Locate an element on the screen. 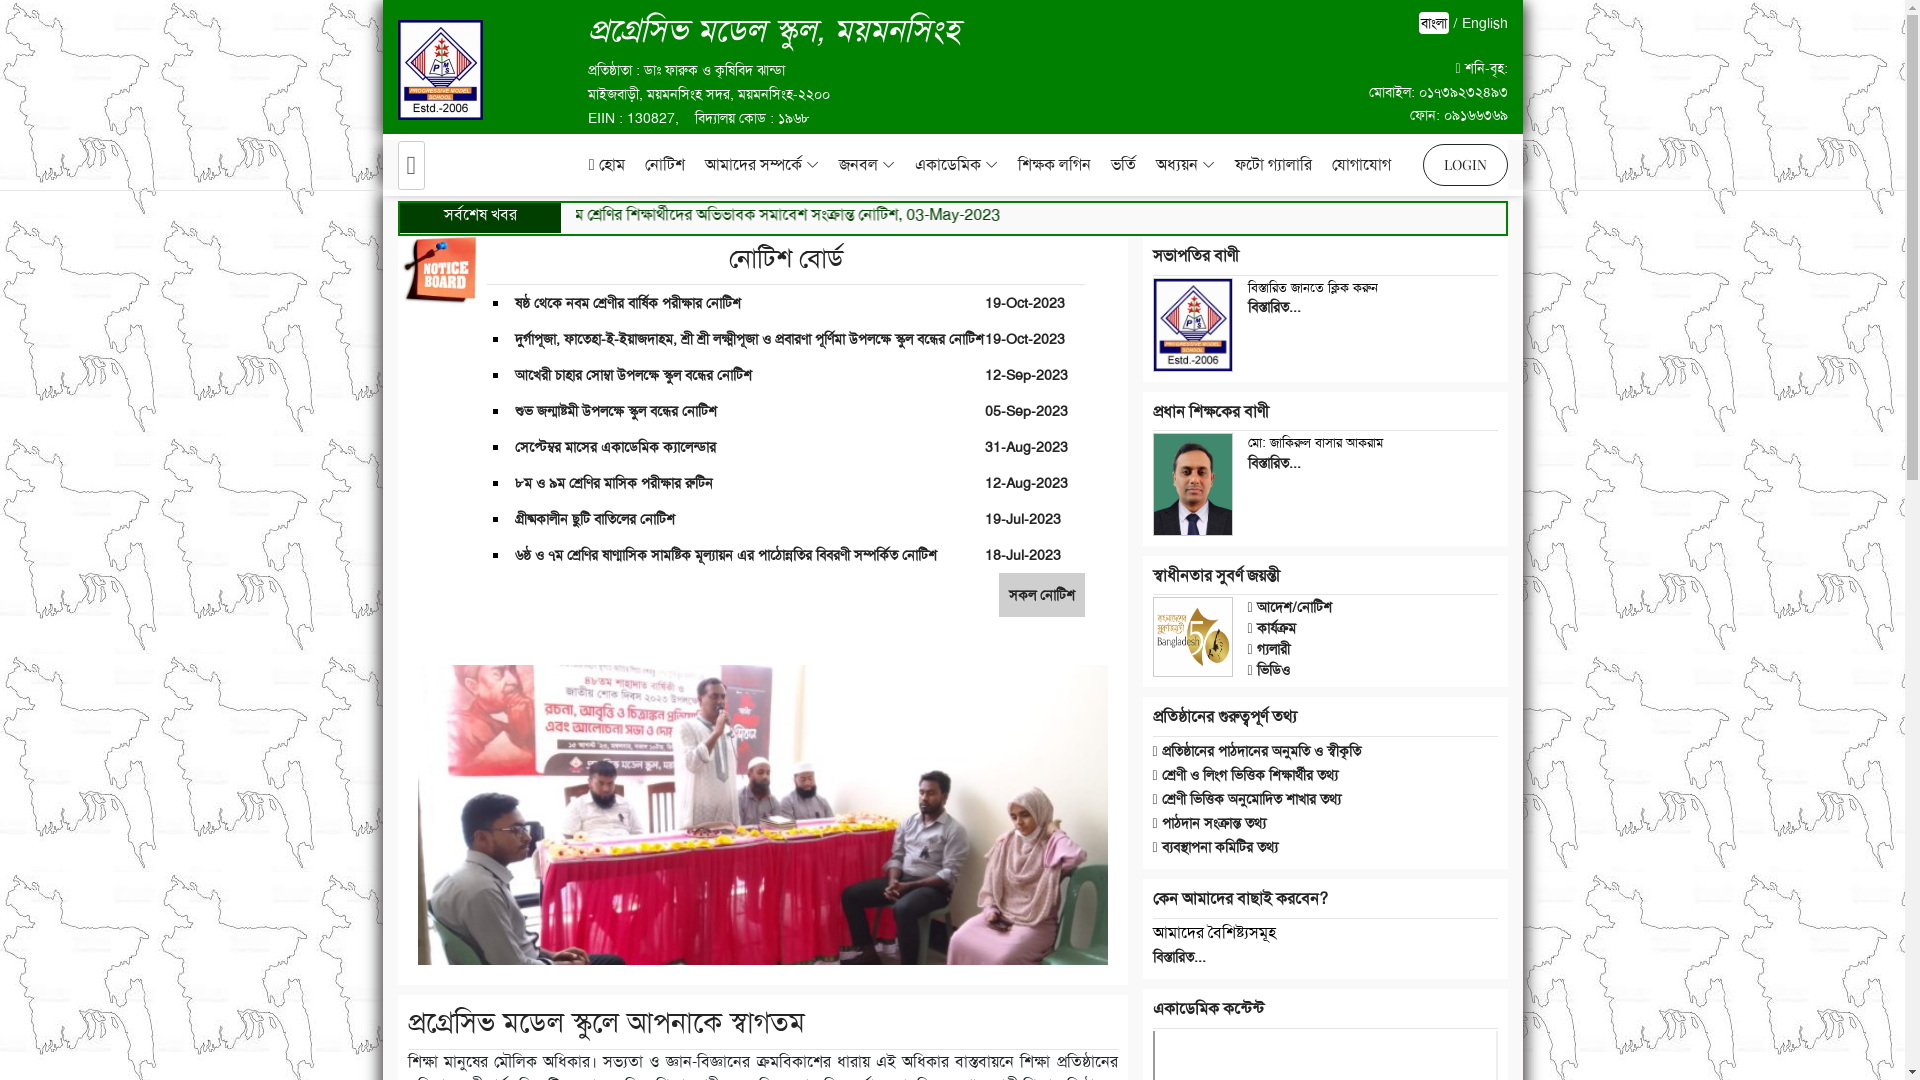 The width and height of the screenshot is (1920, 1080). '12-Aug-2023' is located at coordinates (984, 482).